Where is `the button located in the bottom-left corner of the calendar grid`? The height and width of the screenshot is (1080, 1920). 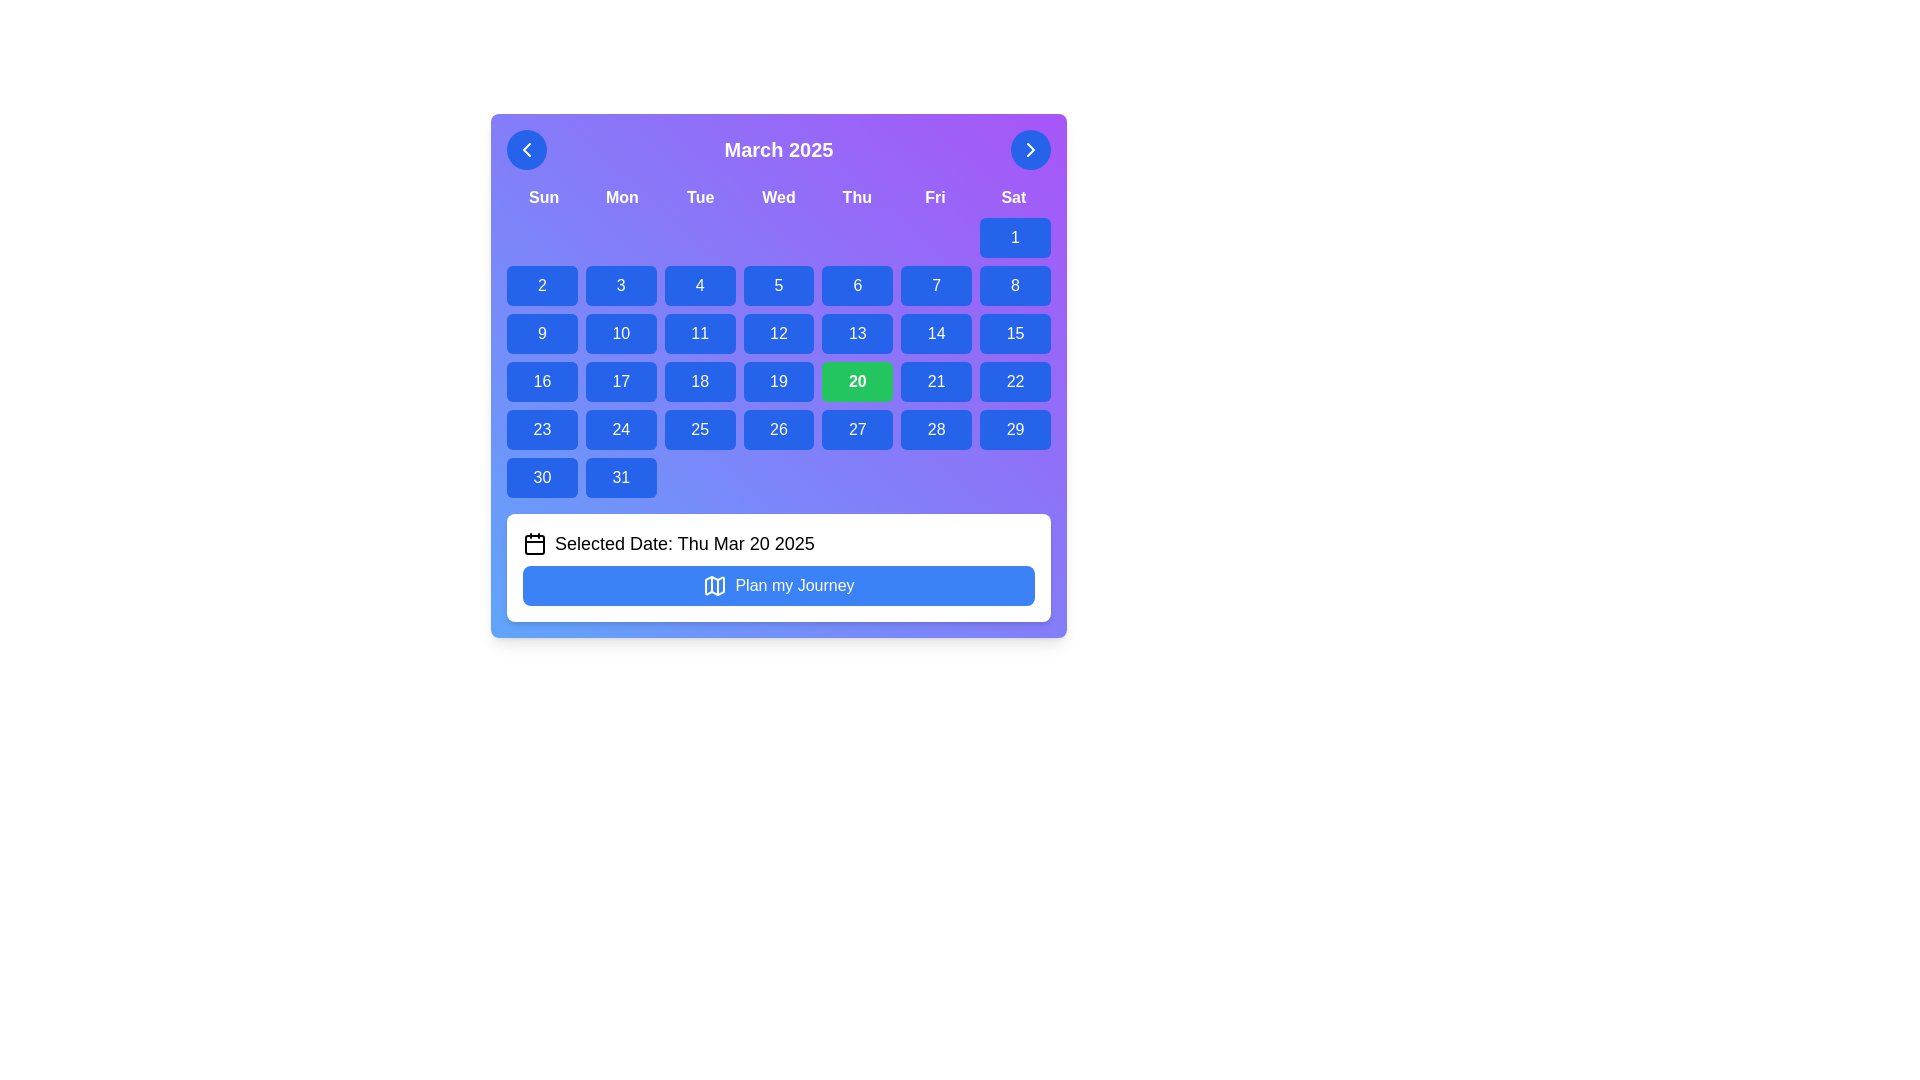
the button located in the bottom-left corner of the calendar grid is located at coordinates (542, 478).